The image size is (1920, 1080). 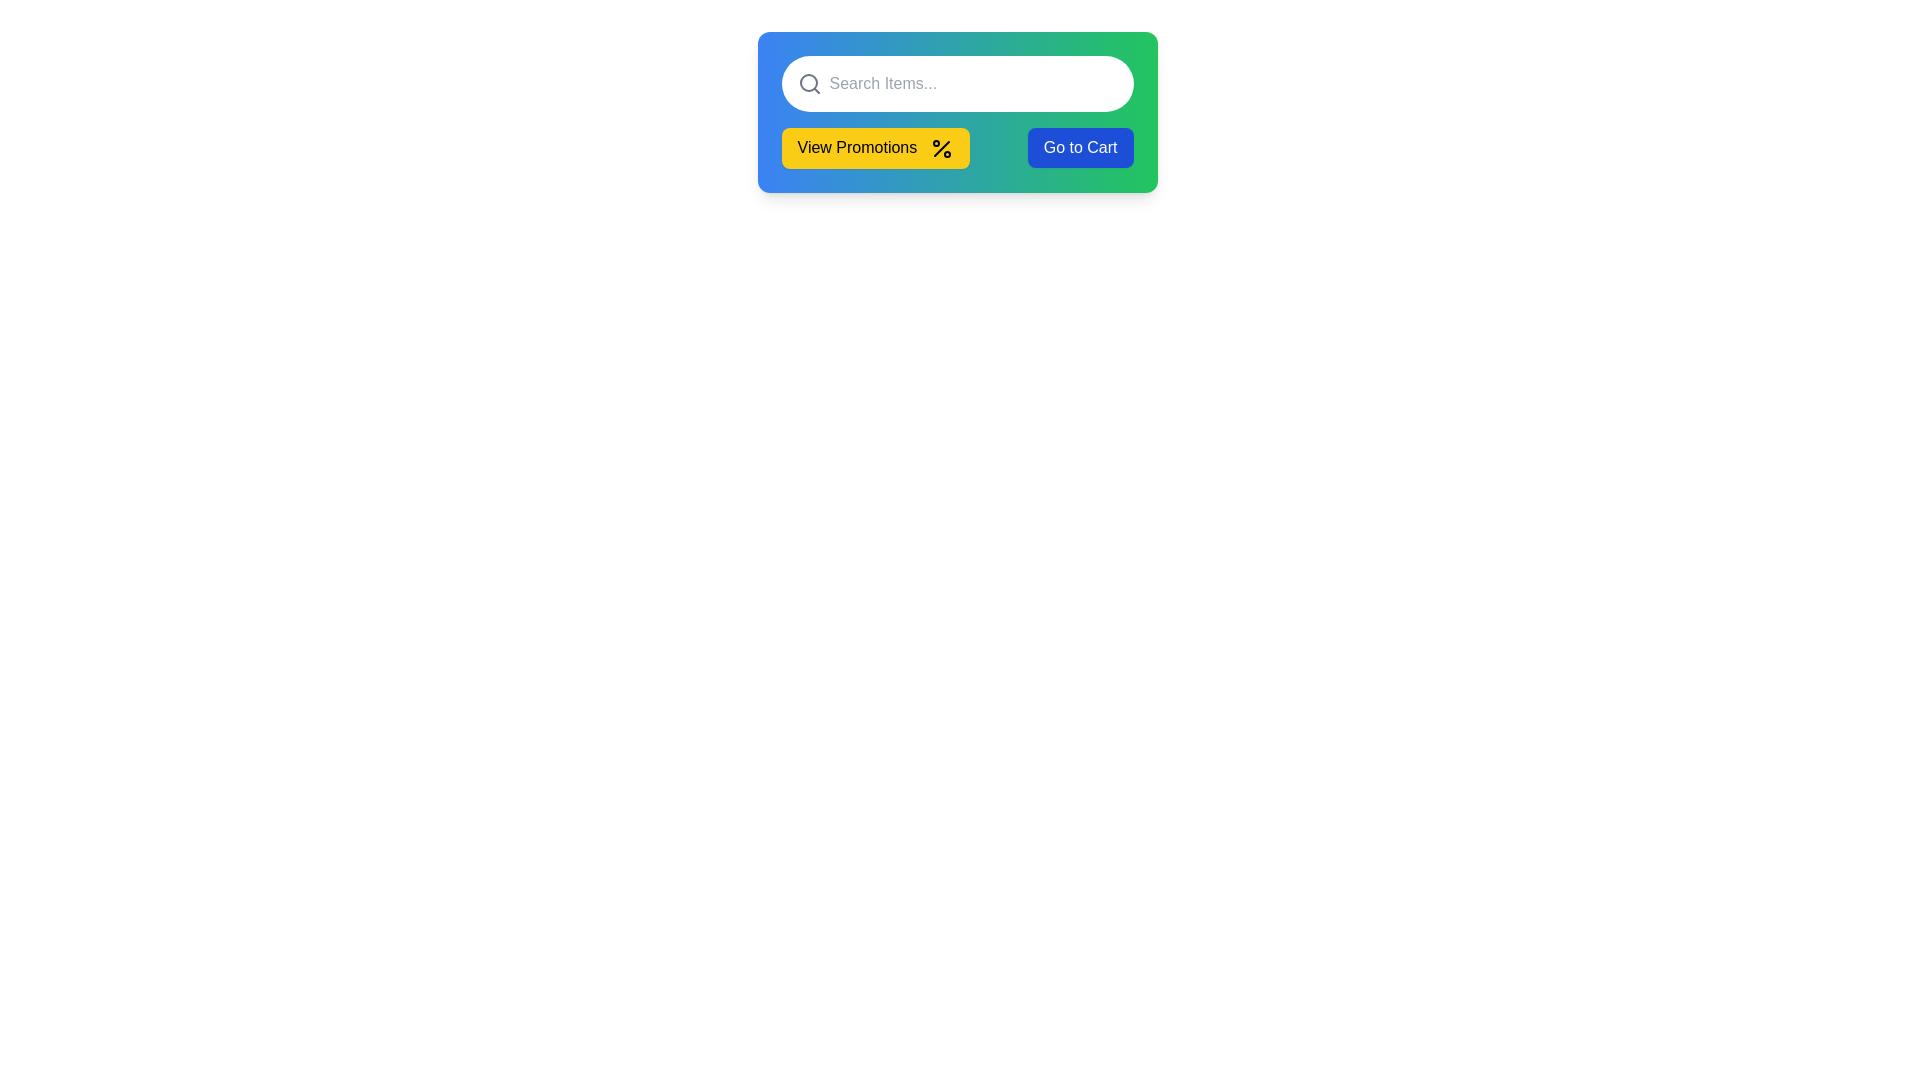 What do you see at coordinates (940, 147) in the screenshot?
I see `the graphical line of the percentage symbol icon, located to the right of the 'View Promotions' button` at bounding box center [940, 147].